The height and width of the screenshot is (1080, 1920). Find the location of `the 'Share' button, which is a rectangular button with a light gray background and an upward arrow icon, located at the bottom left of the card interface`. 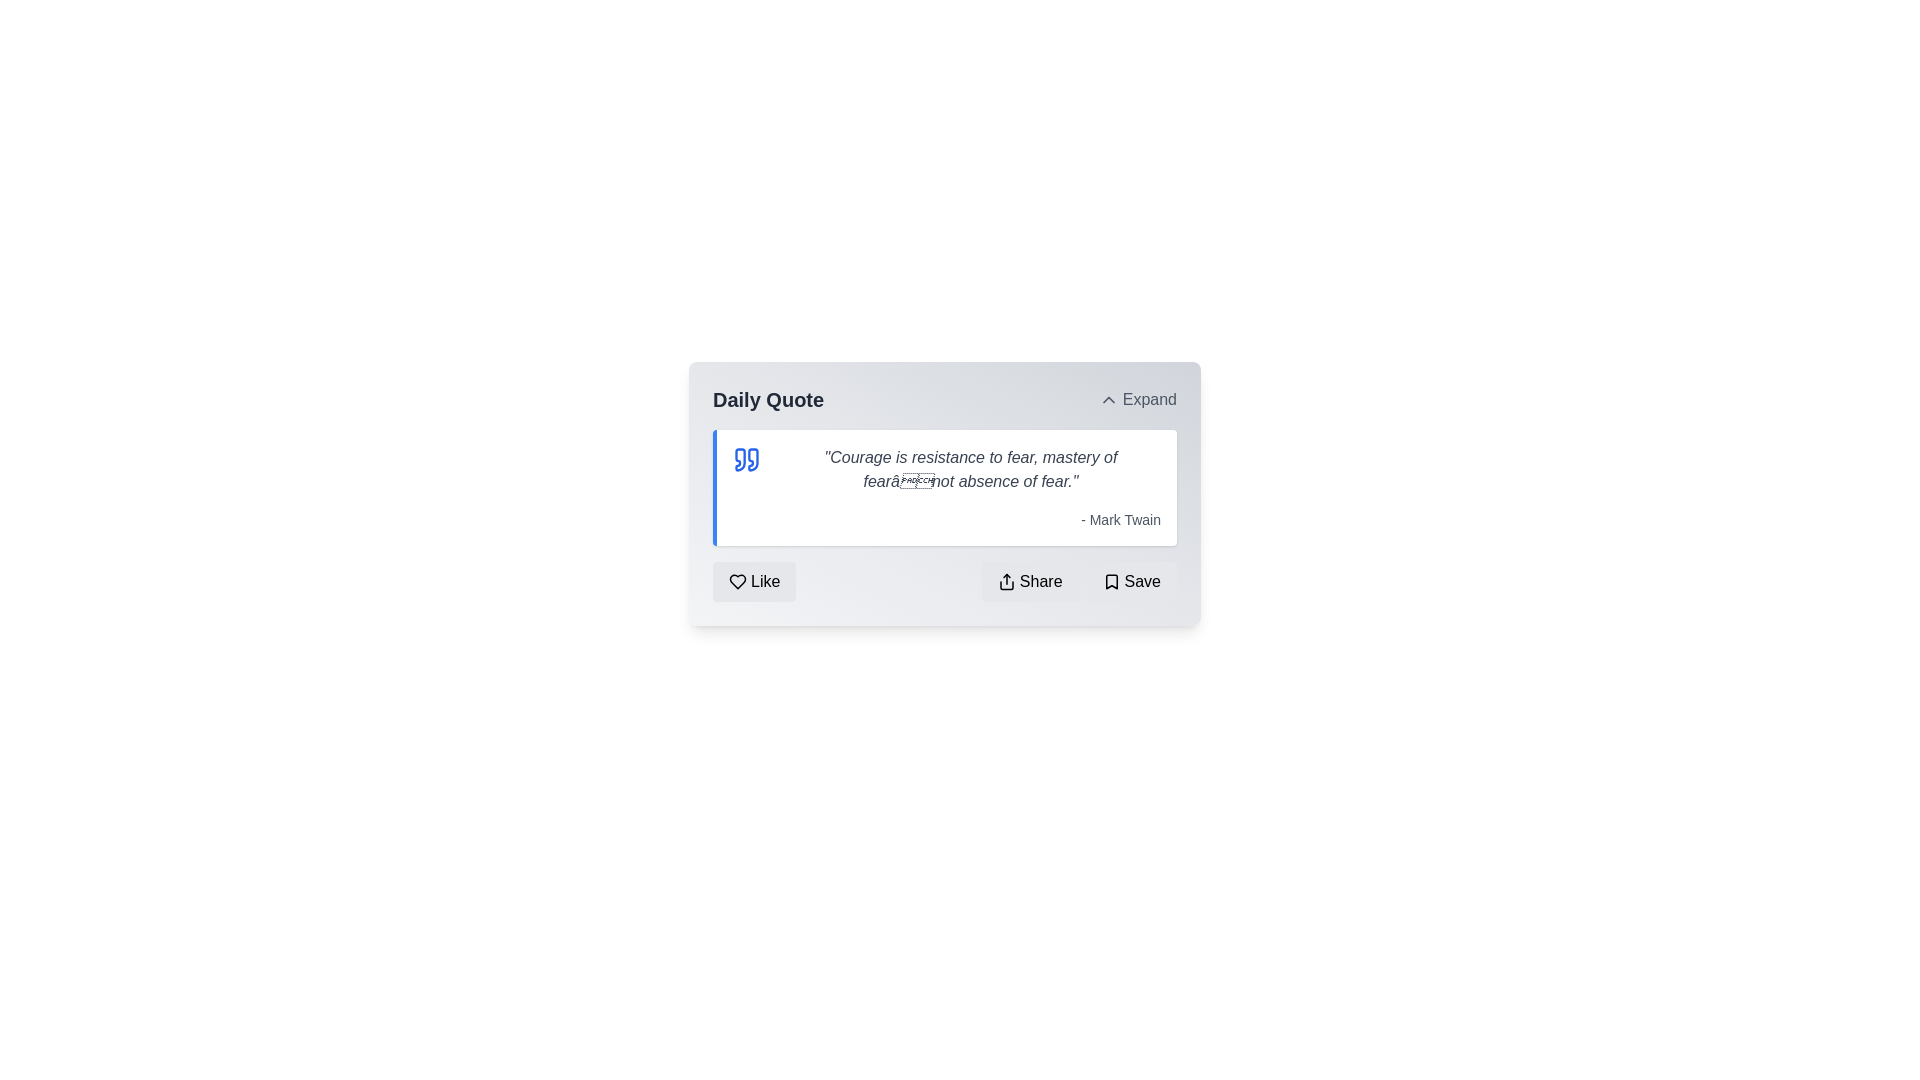

the 'Share' button, which is a rectangular button with a light gray background and an upward arrow icon, located at the bottom left of the card interface is located at coordinates (1030, 582).